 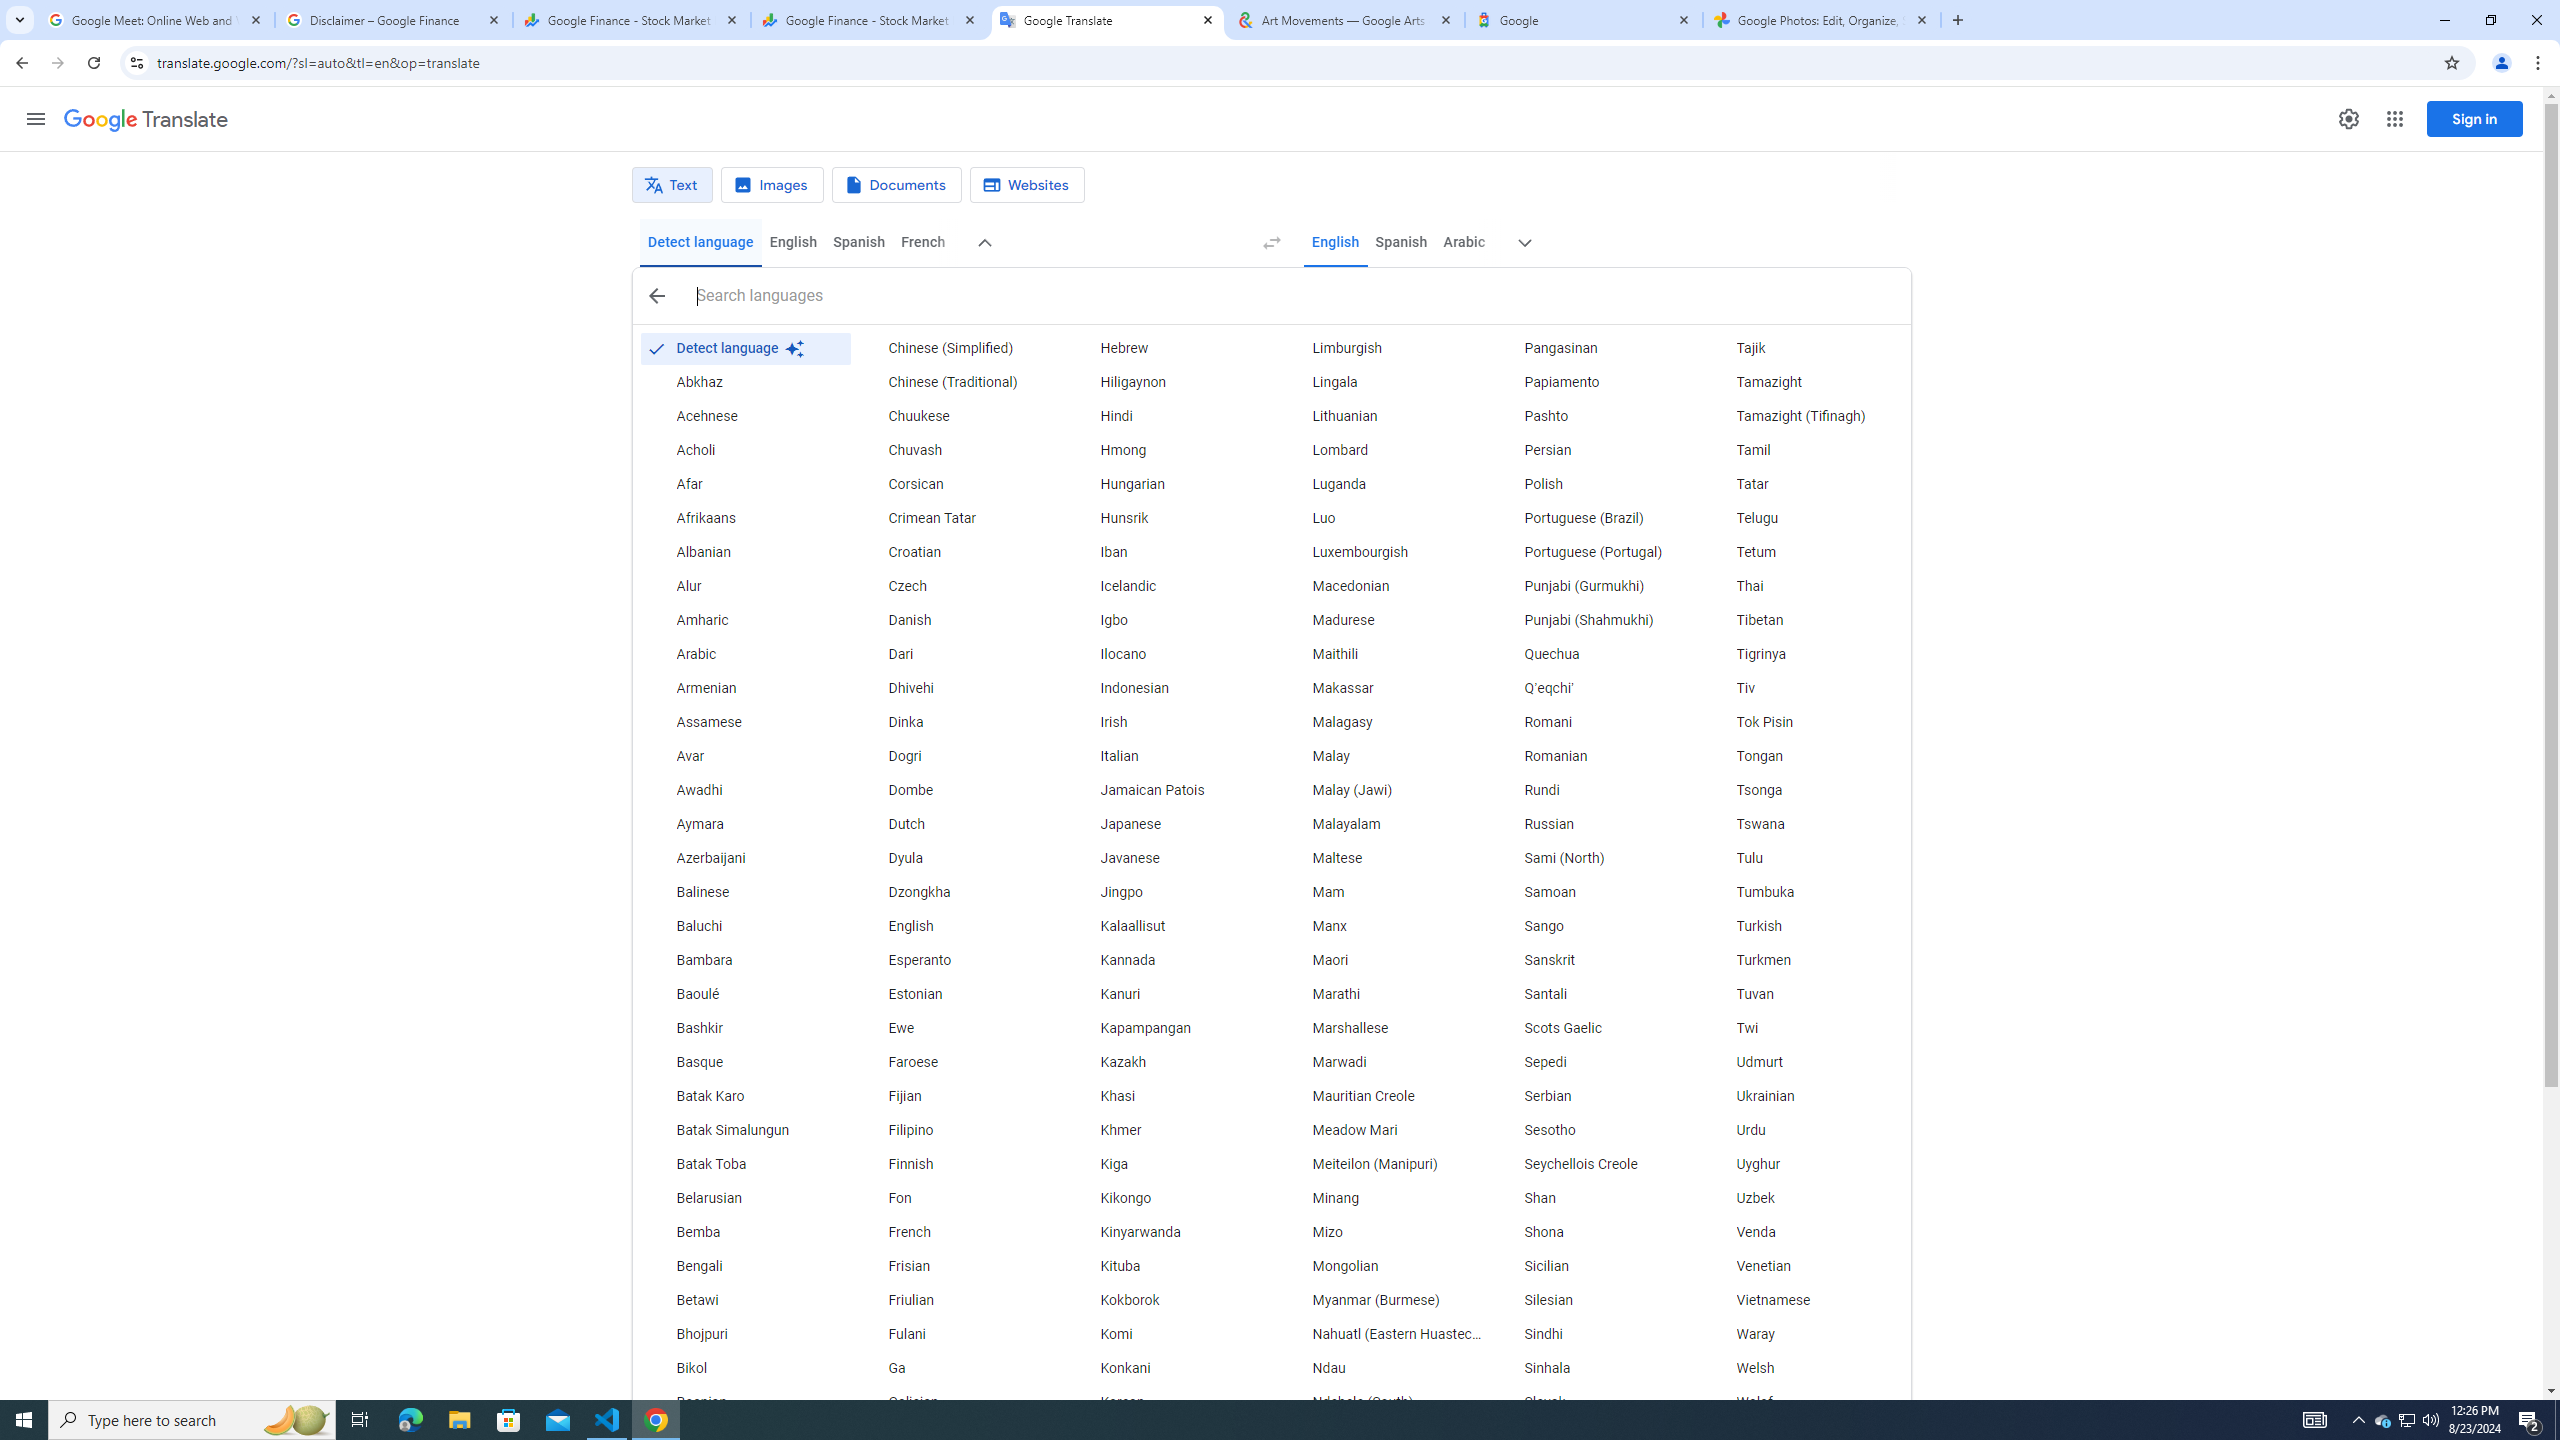 What do you see at coordinates (1803, 551) in the screenshot?
I see `'Tetum'` at bounding box center [1803, 551].